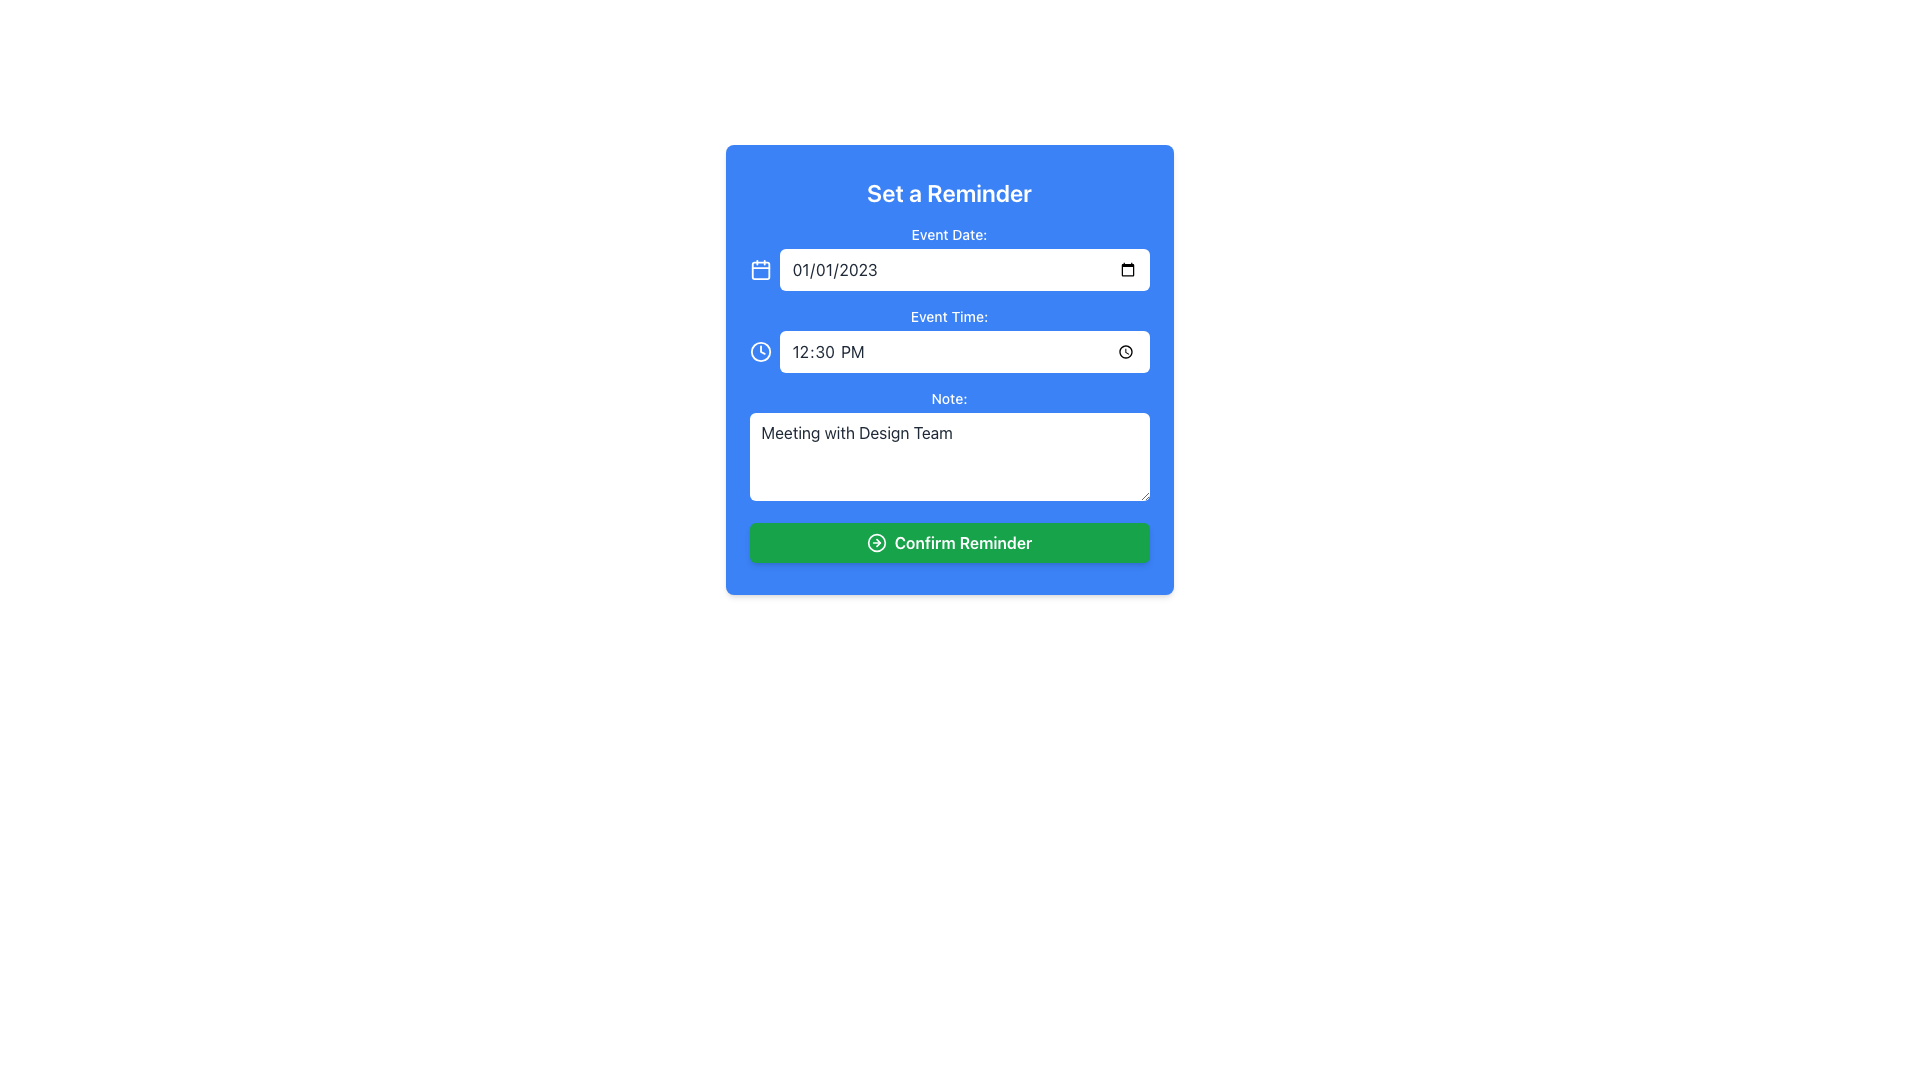 This screenshot has width=1920, height=1080. I want to click on the static text label indicating the purpose of the time input field, located centrally between the 'Event Date' label and the time input field, so click(948, 315).